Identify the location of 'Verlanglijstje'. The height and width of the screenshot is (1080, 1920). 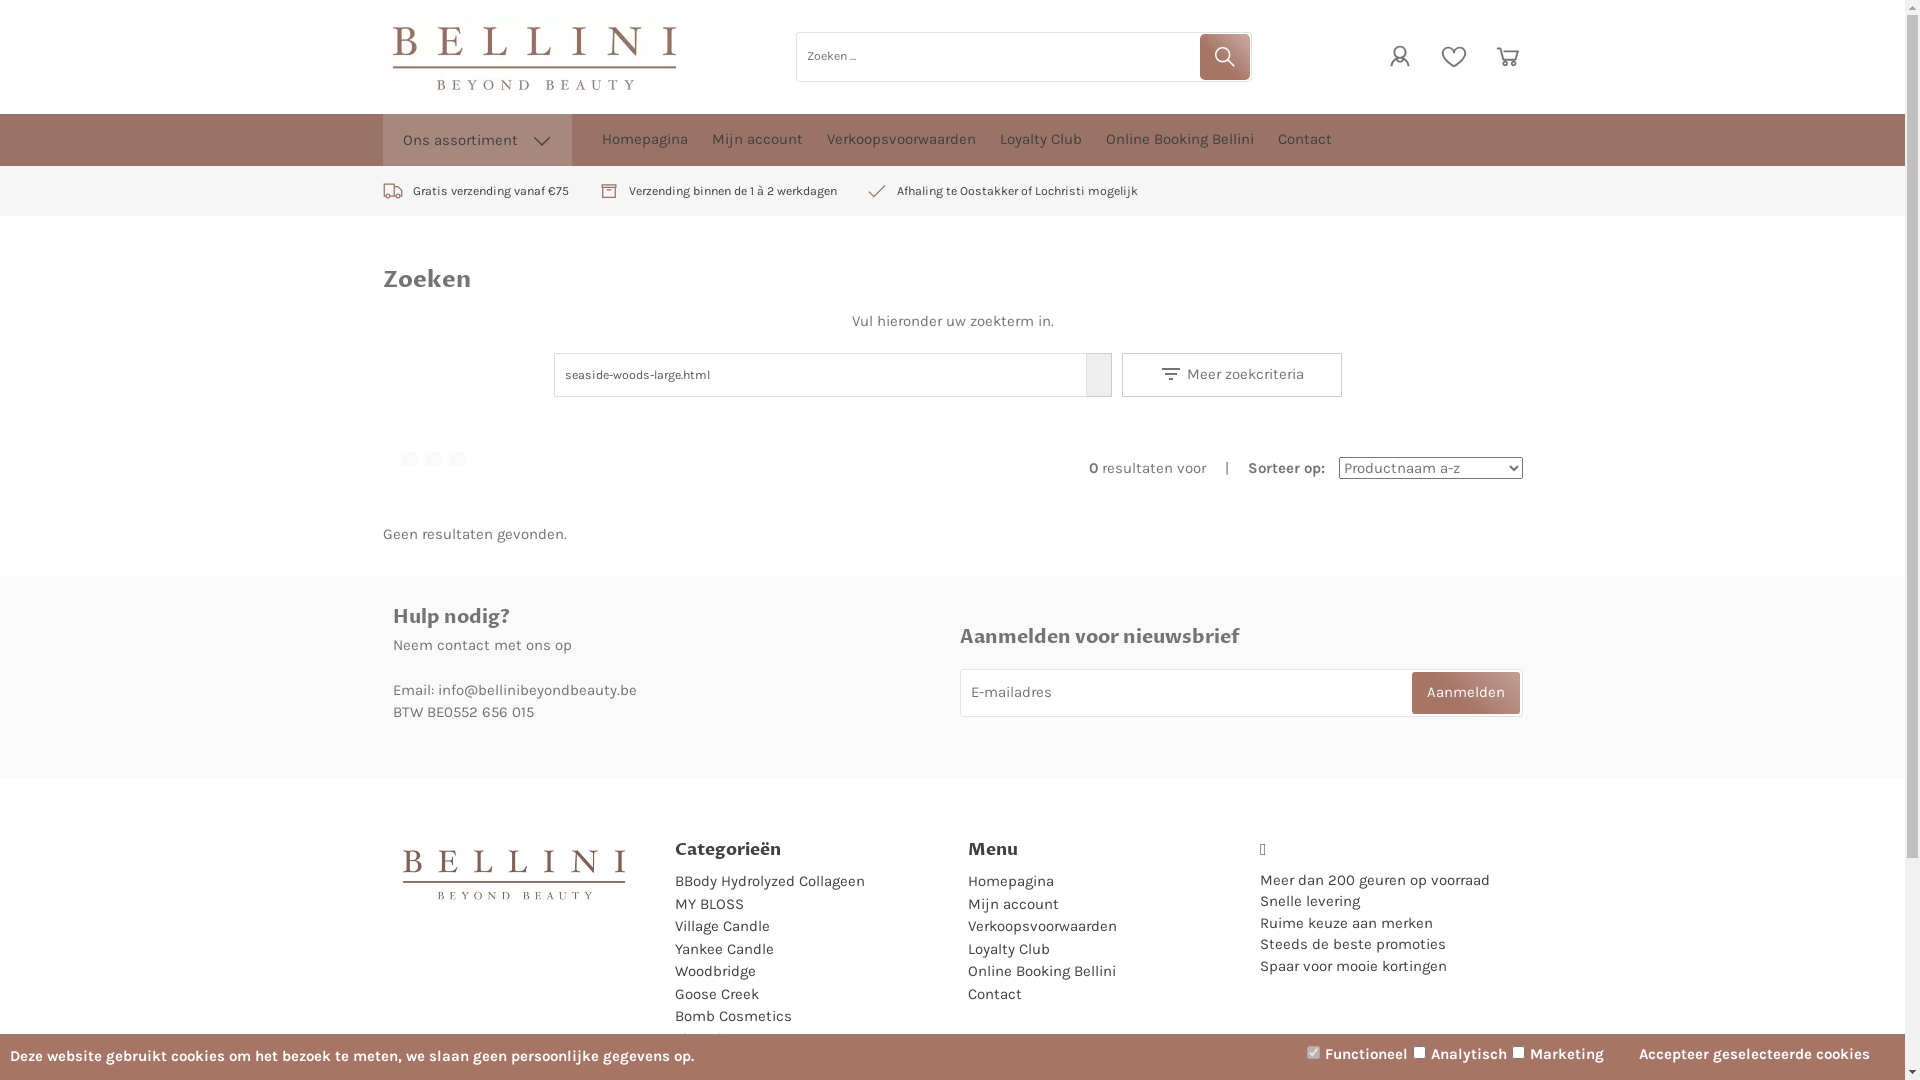
(1453, 55).